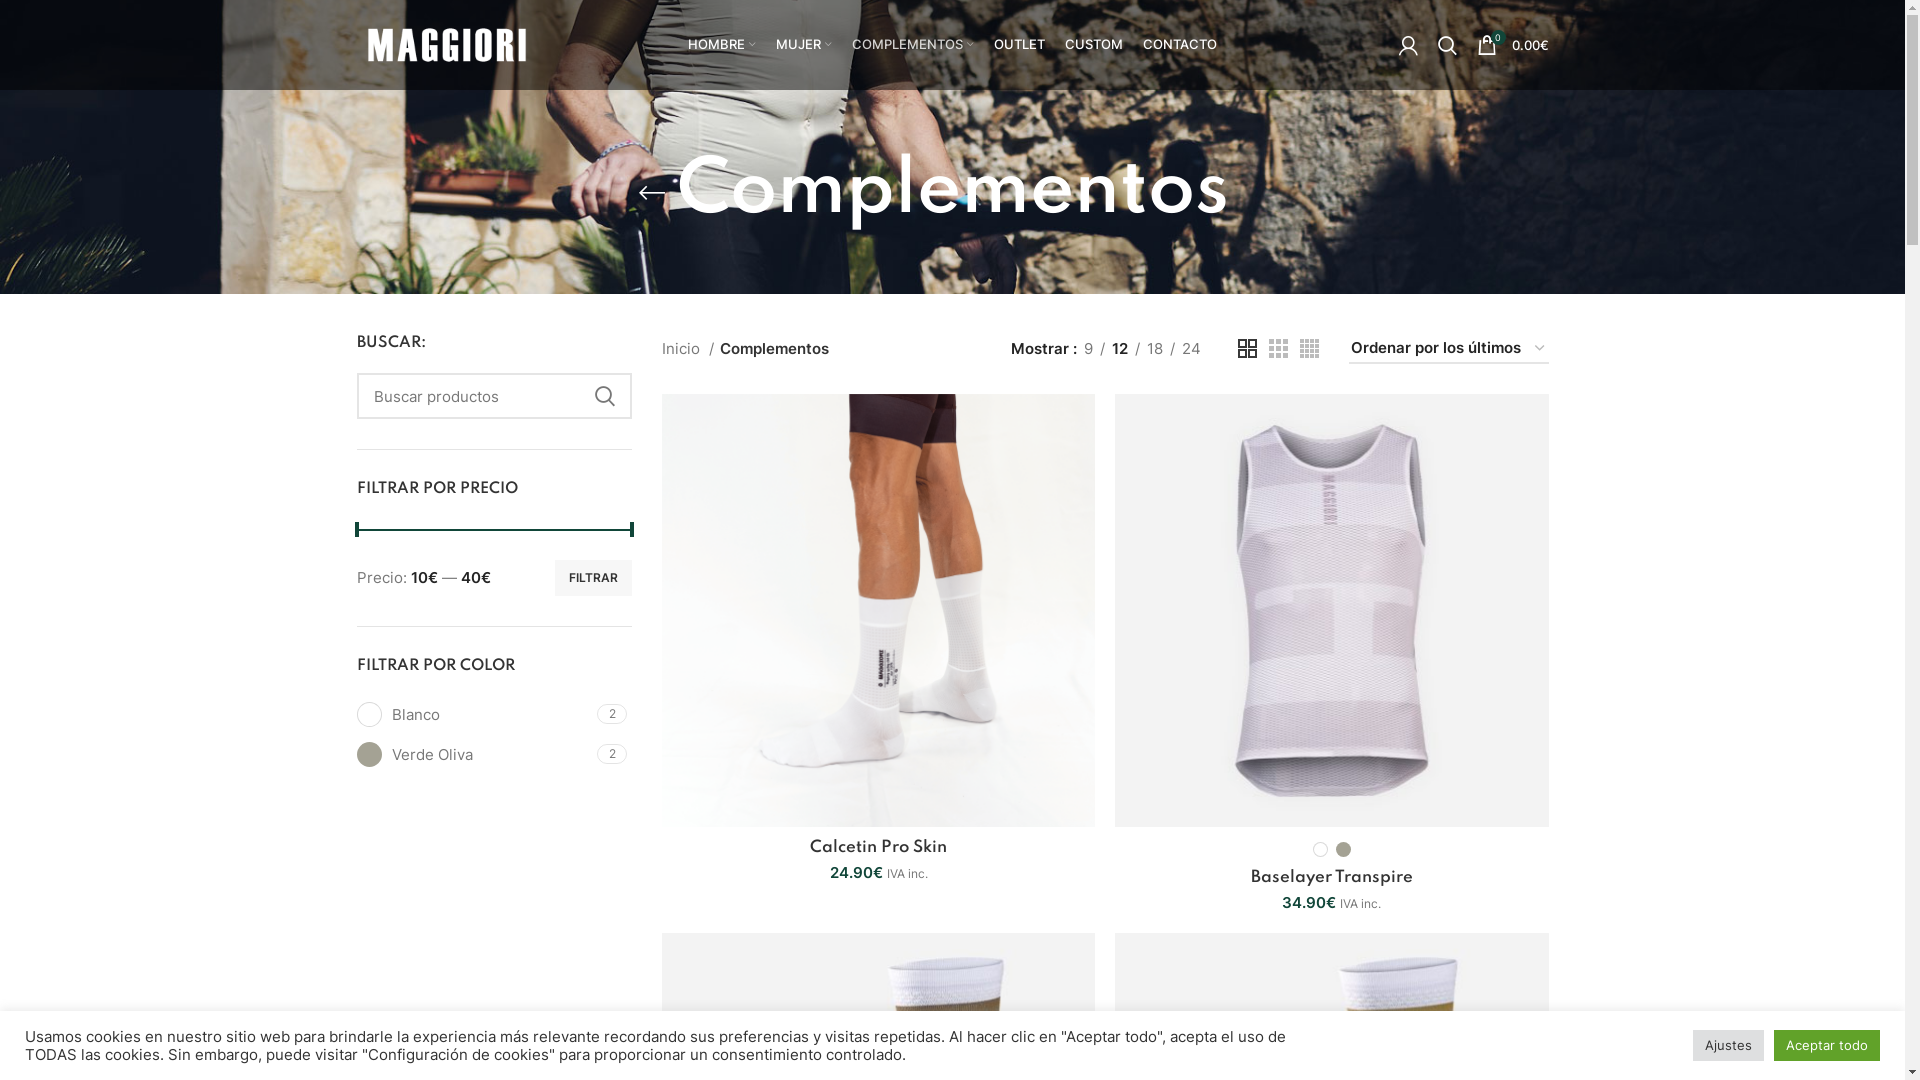 This screenshot has height=1080, width=1920. Describe the element at coordinates (1117, 347) in the screenshot. I see `'12'` at that location.